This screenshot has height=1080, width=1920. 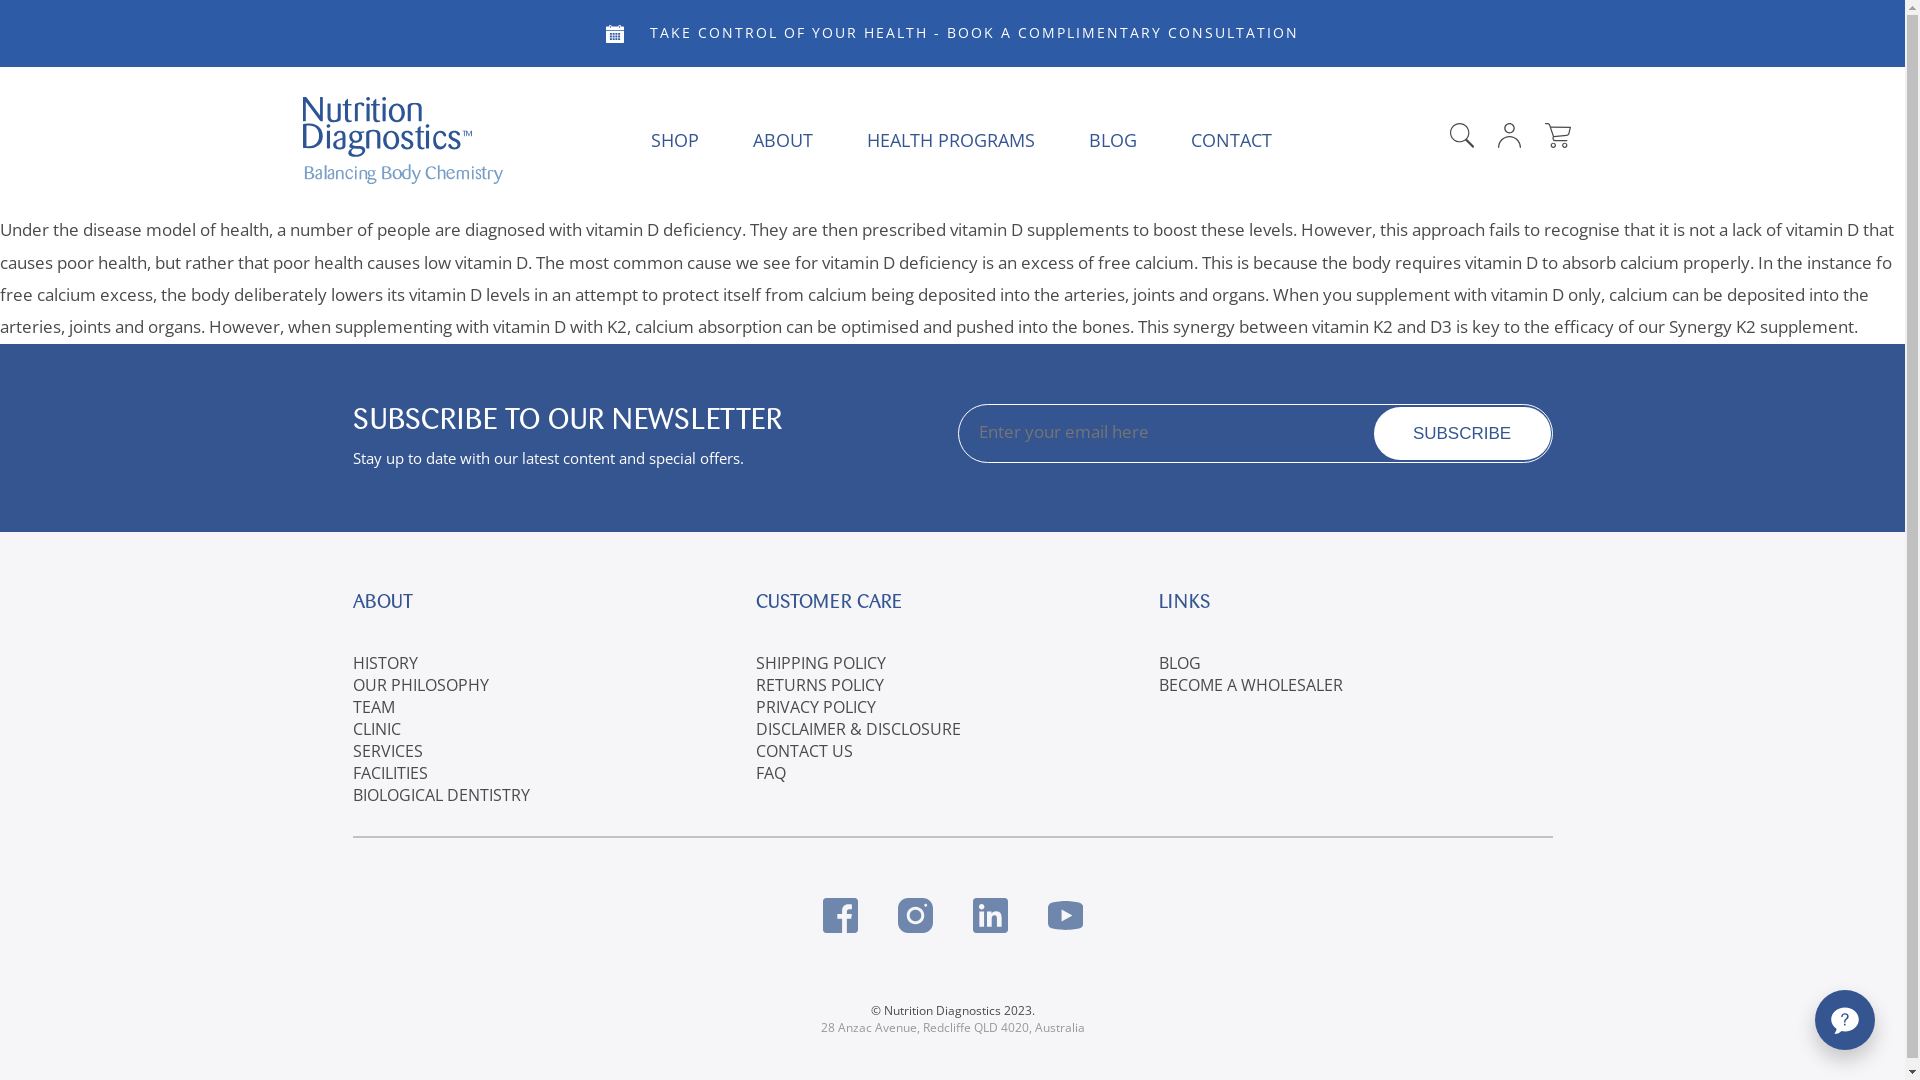 What do you see at coordinates (816, 705) in the screenshot?
I see `'PRIVACY POLICY'` at bounding box center [816, 705].